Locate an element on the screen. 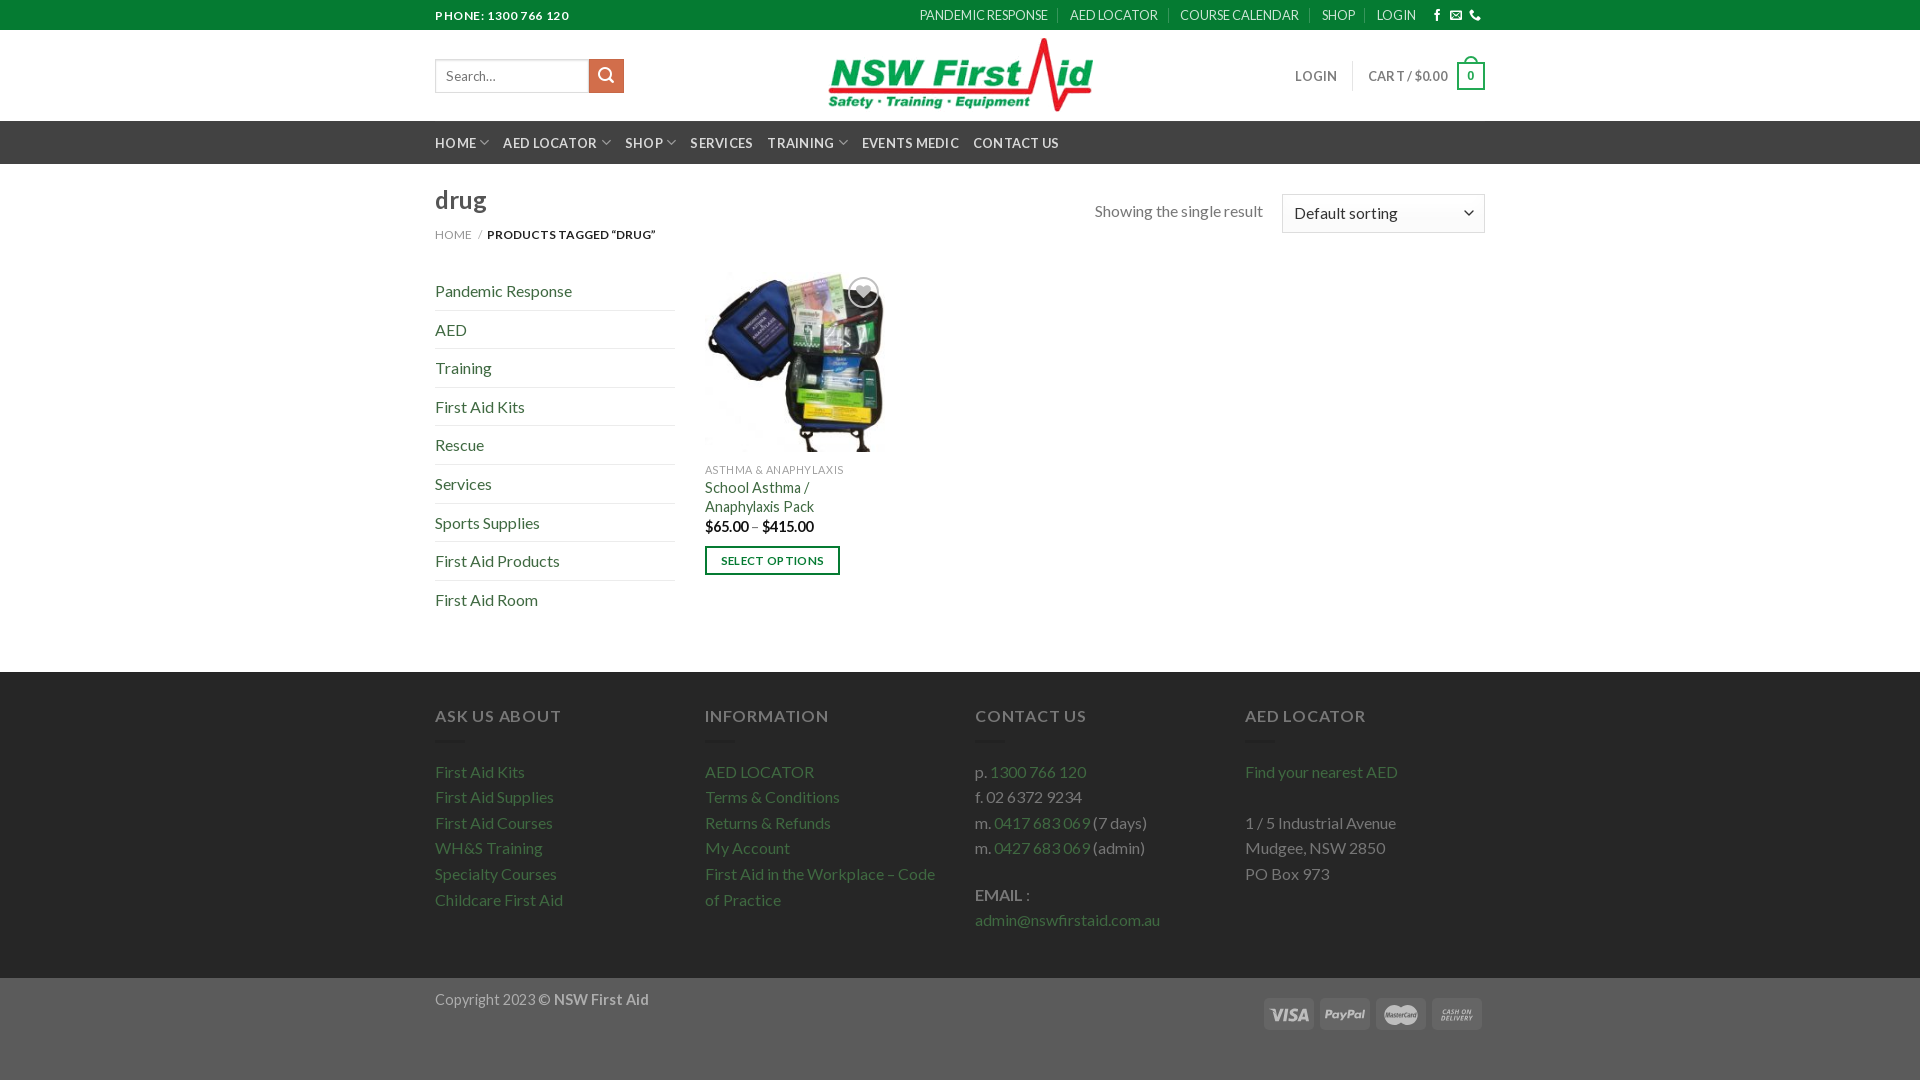  'admin@nswfirstaid.com.au' is located at coordinates (1066, 919).